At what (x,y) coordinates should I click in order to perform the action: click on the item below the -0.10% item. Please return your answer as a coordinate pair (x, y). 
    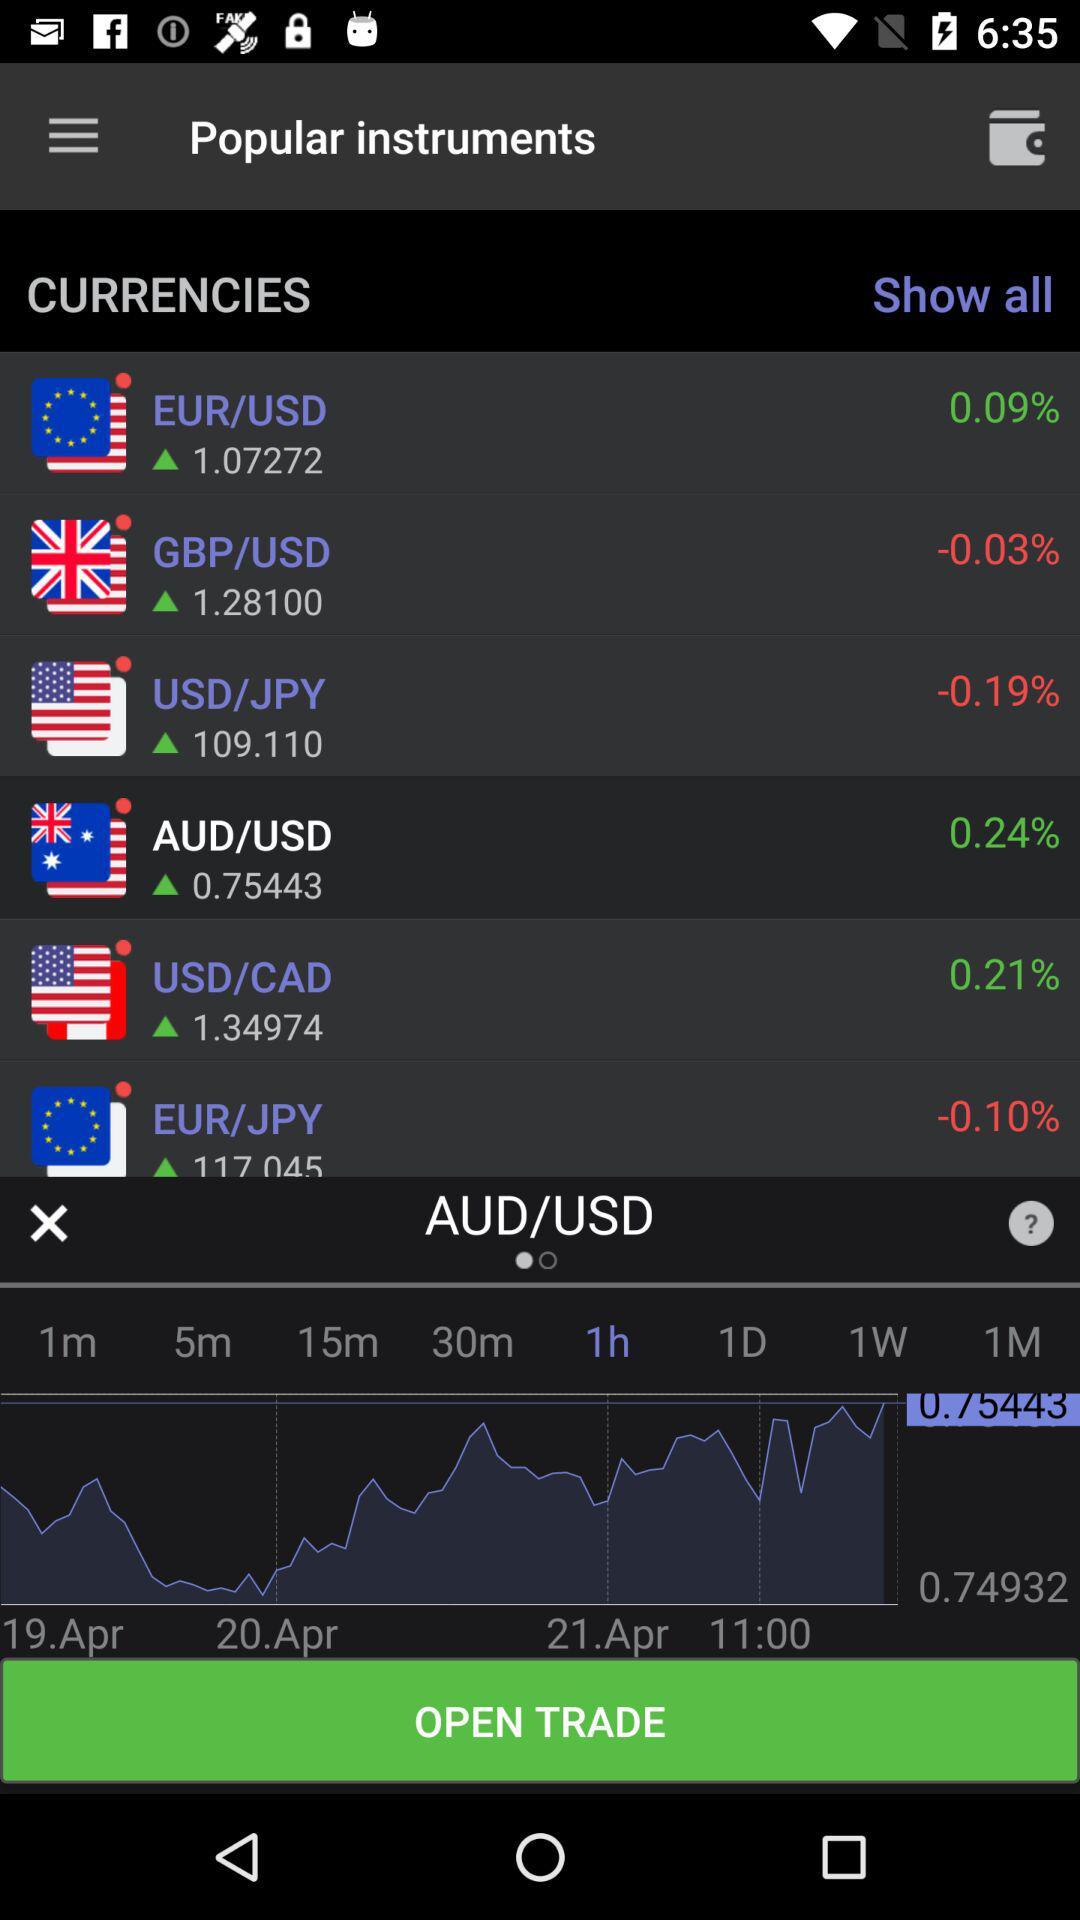
    Looking at the image, I should click on (1031, 1222).